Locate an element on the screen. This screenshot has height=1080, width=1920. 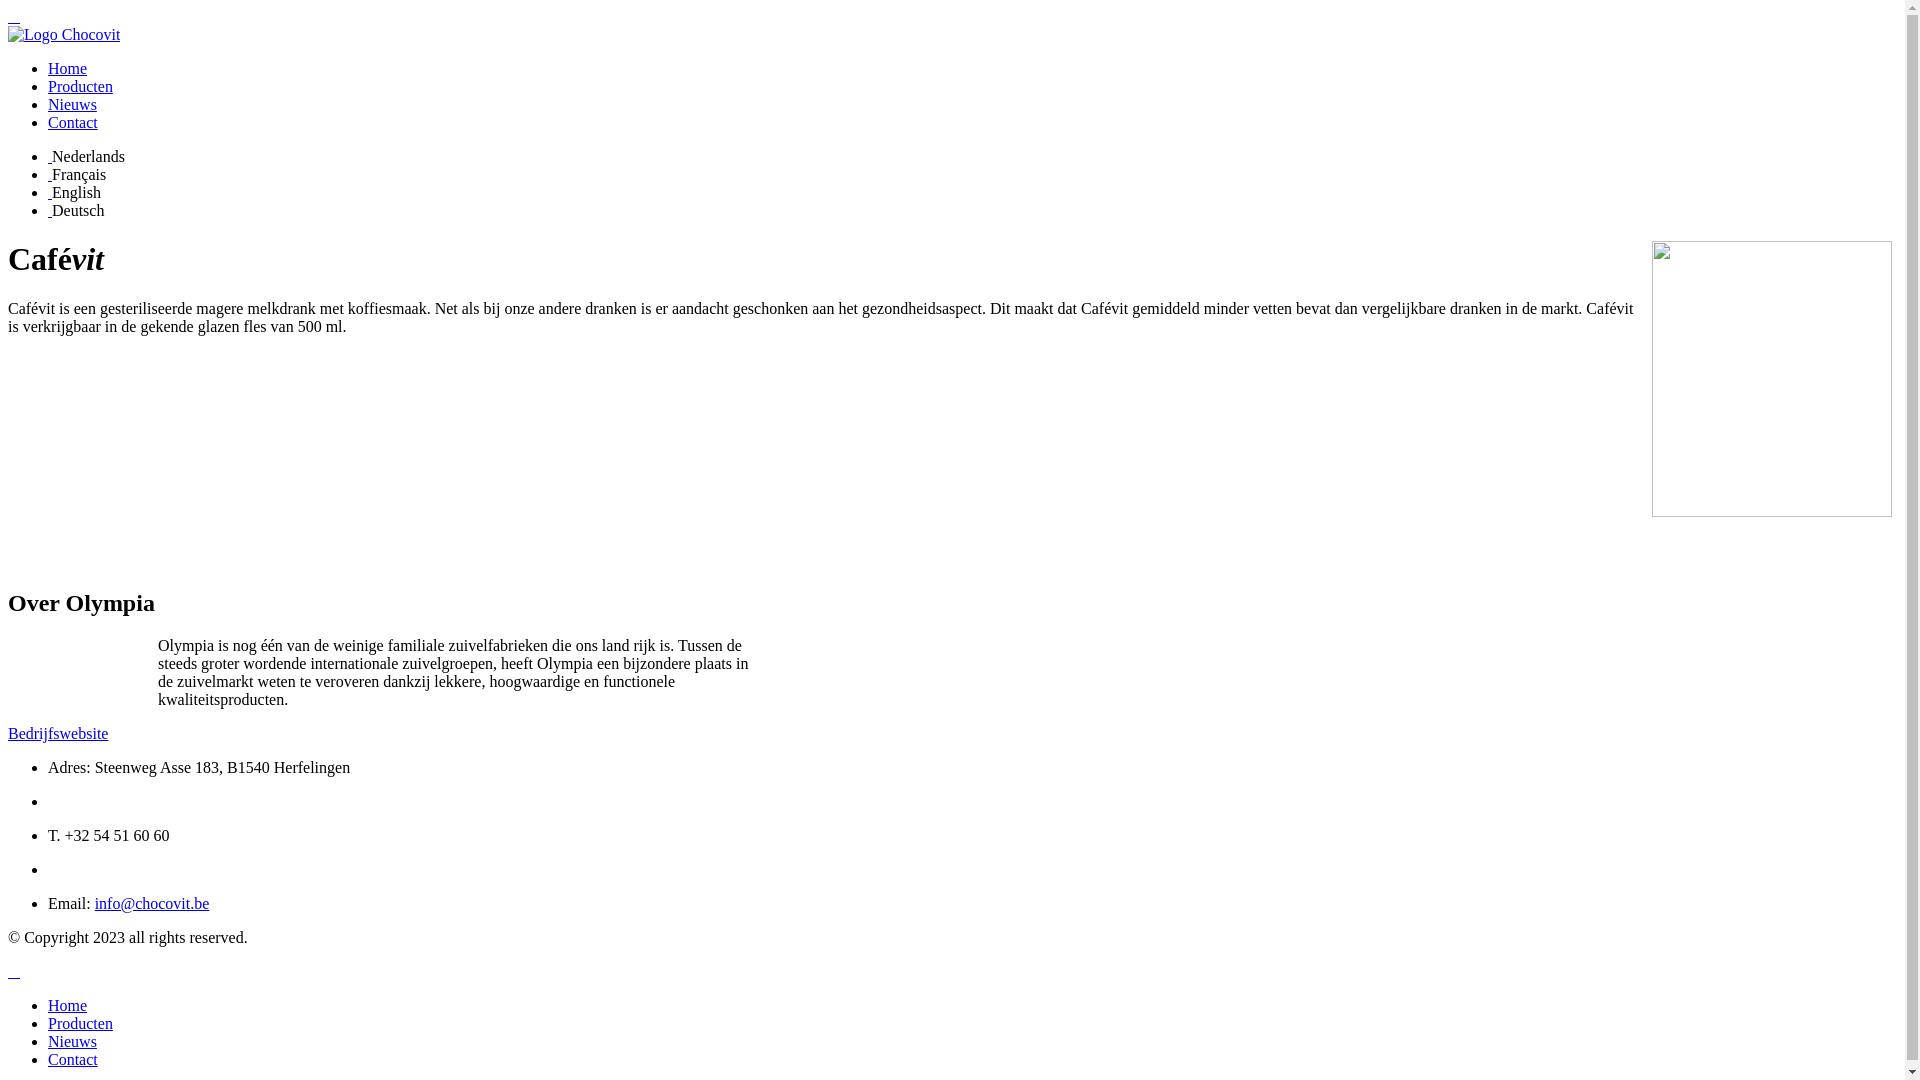
'   ' is located at coordinates (14, 970).